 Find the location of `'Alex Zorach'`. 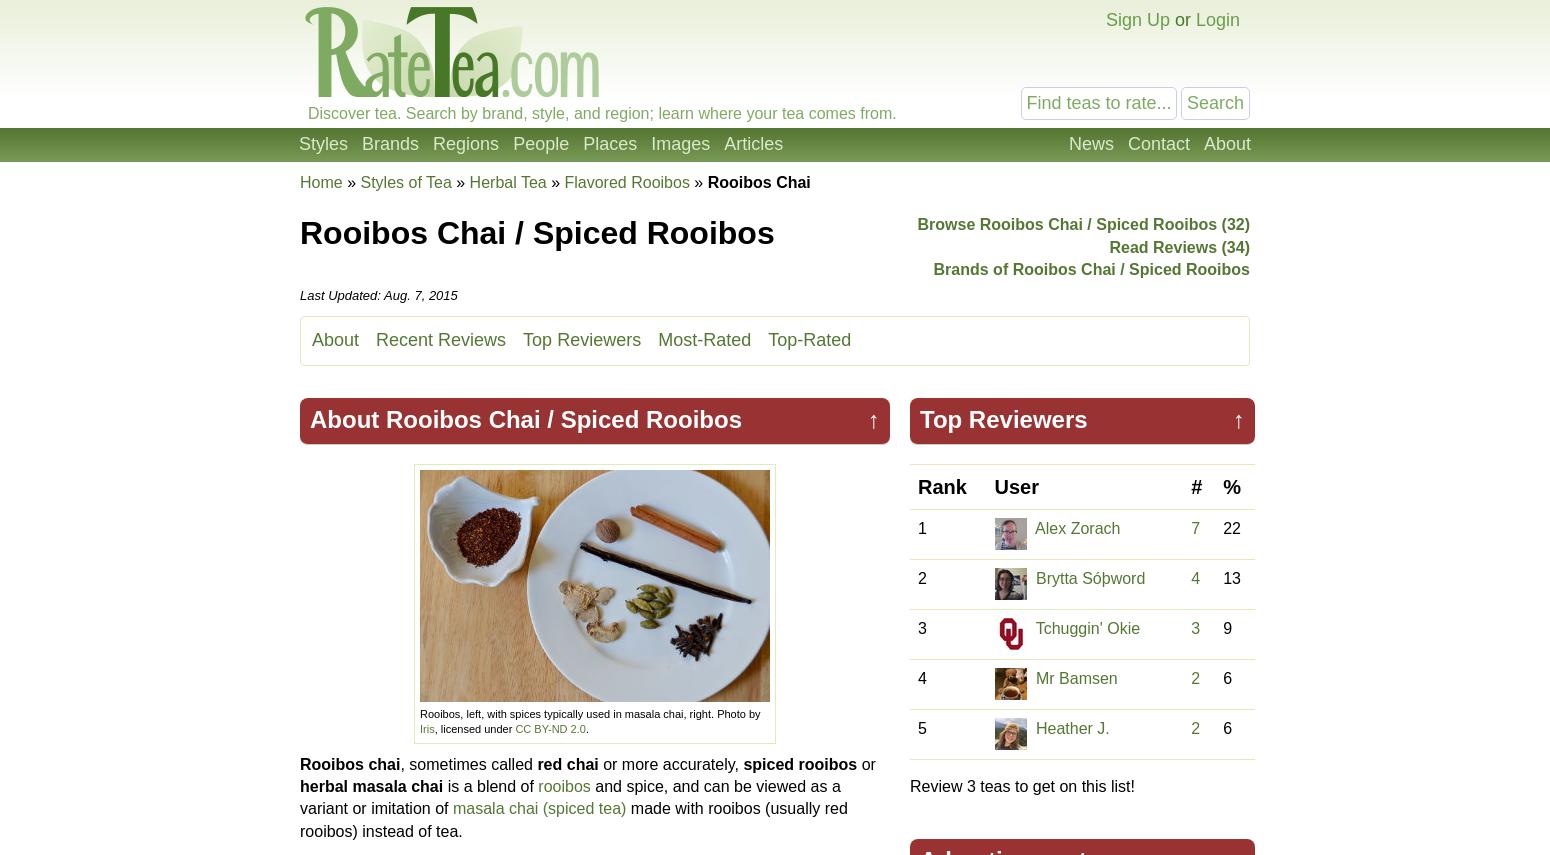

'Alex Zorach' is located at coordinates (1077, 528).